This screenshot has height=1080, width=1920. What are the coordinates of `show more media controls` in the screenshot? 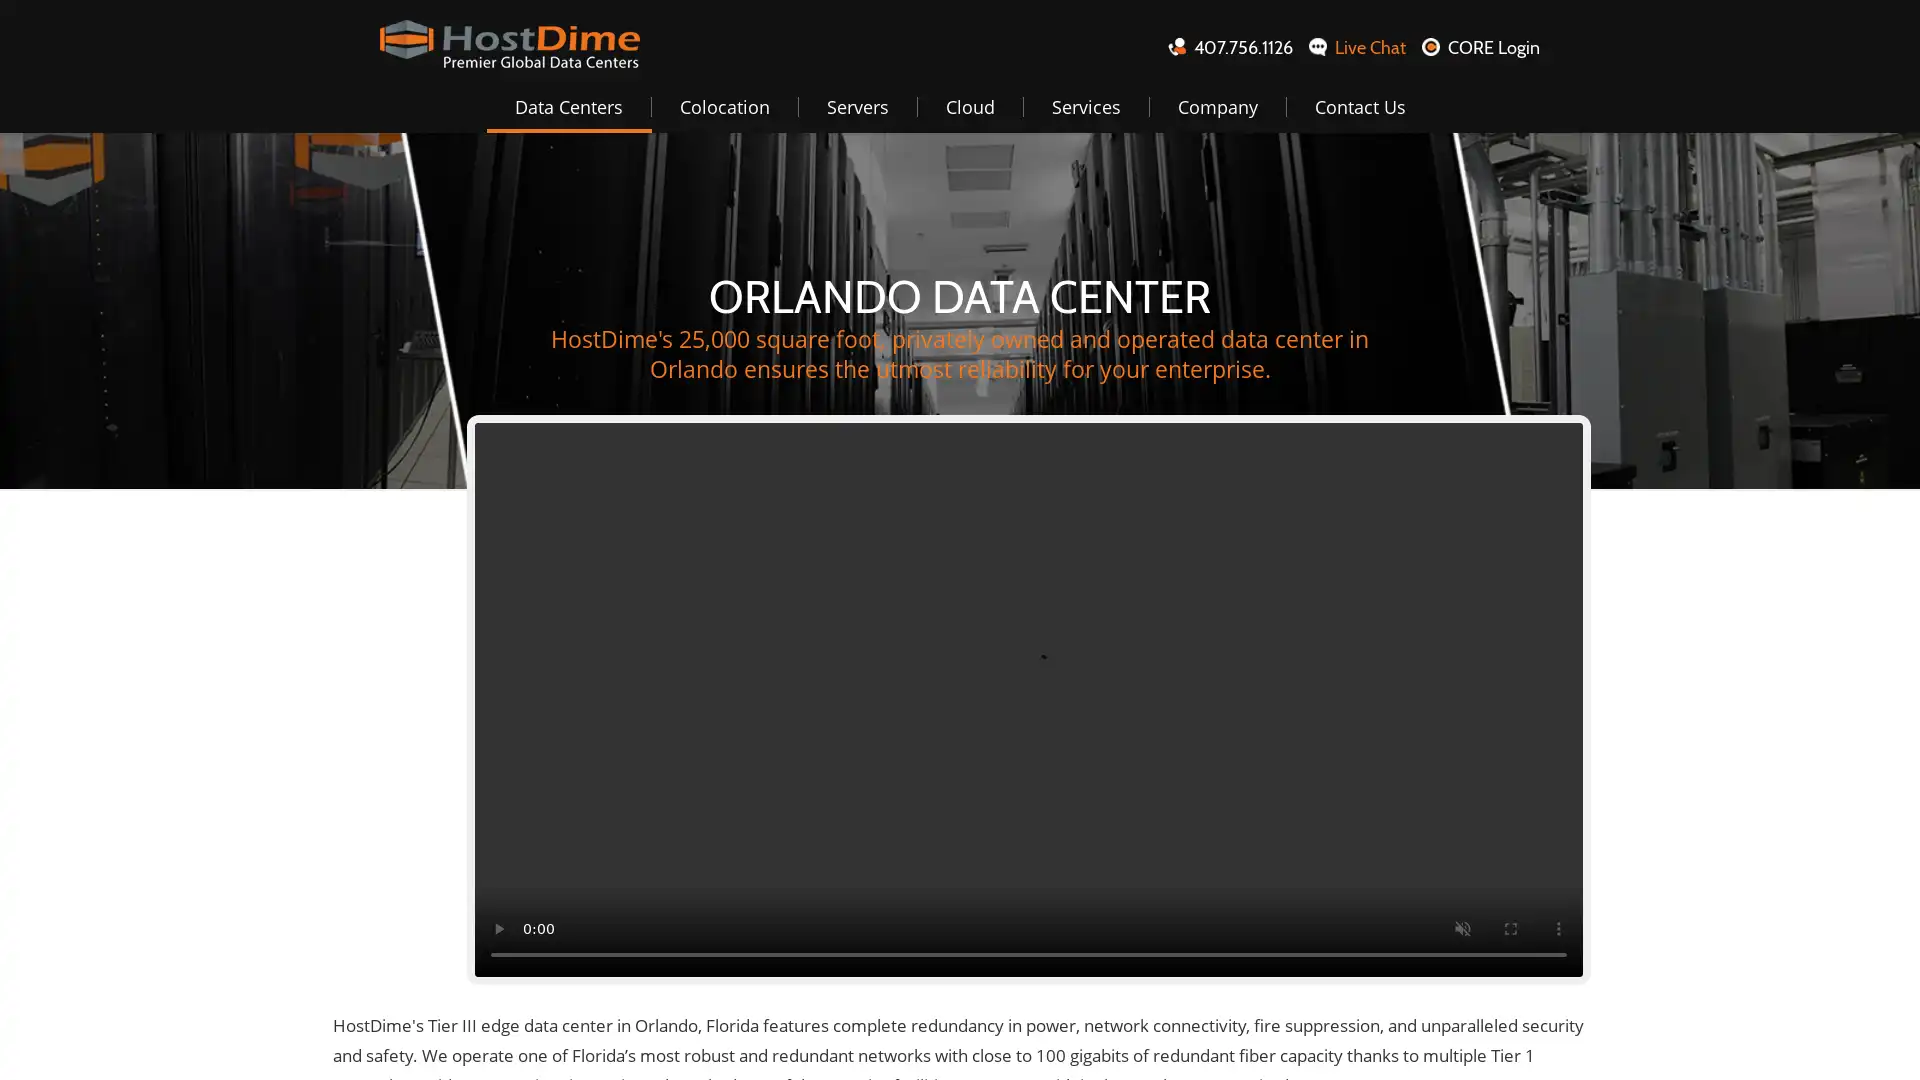 It's located at (1558, 929).